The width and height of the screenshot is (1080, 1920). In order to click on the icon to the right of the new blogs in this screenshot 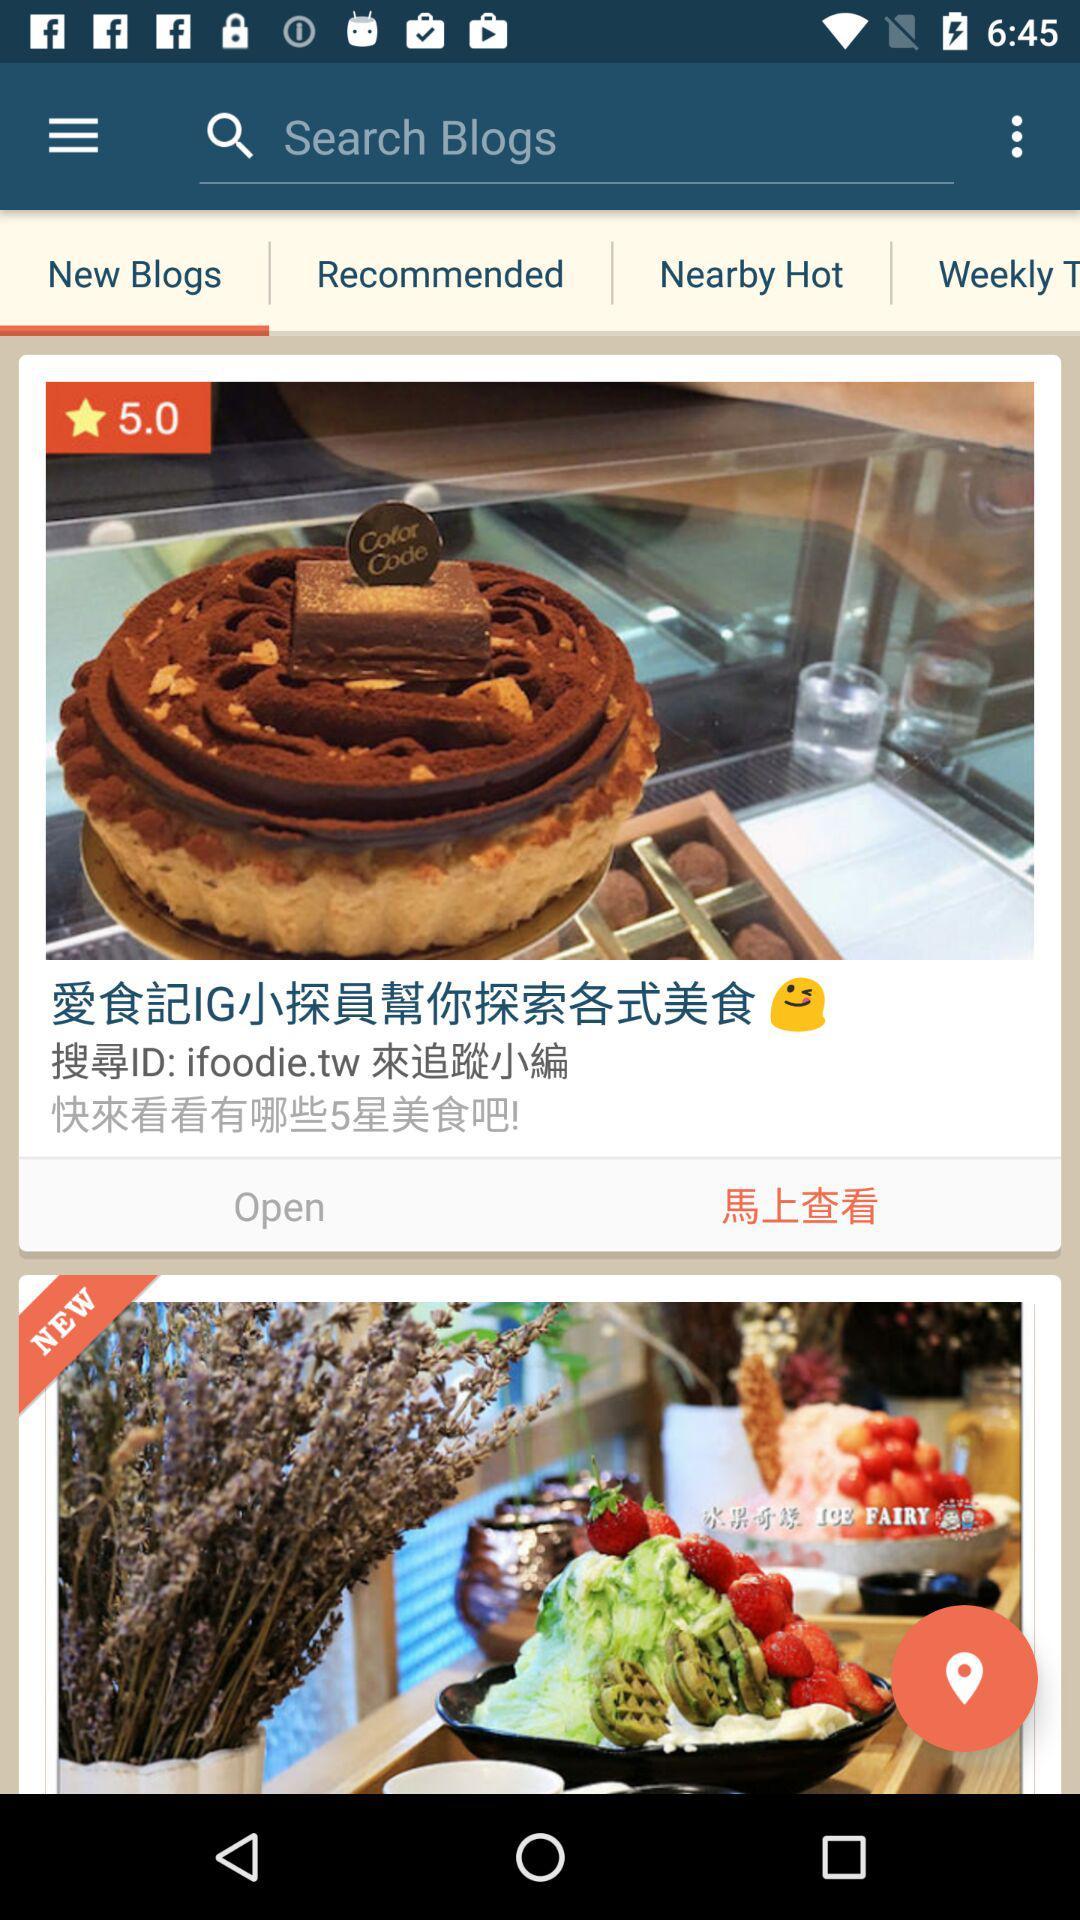, I will do `click(439, 272)`.